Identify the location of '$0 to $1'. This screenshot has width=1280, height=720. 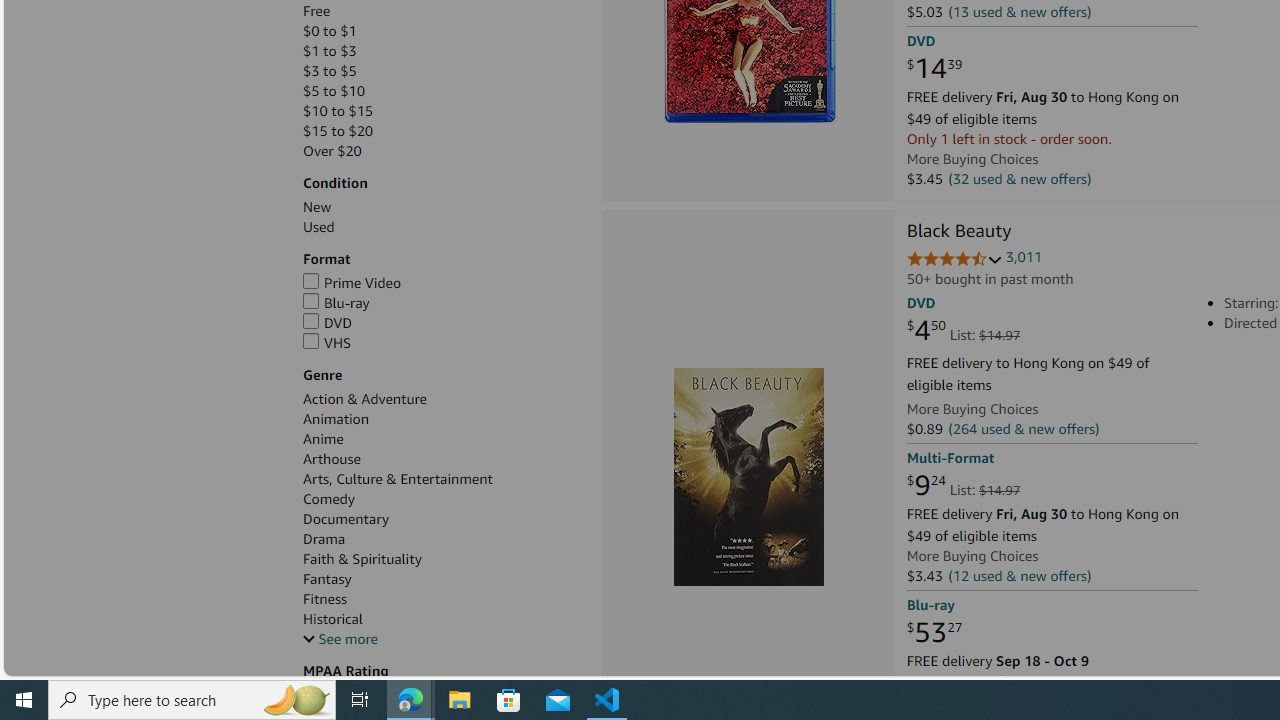
(330, 31).